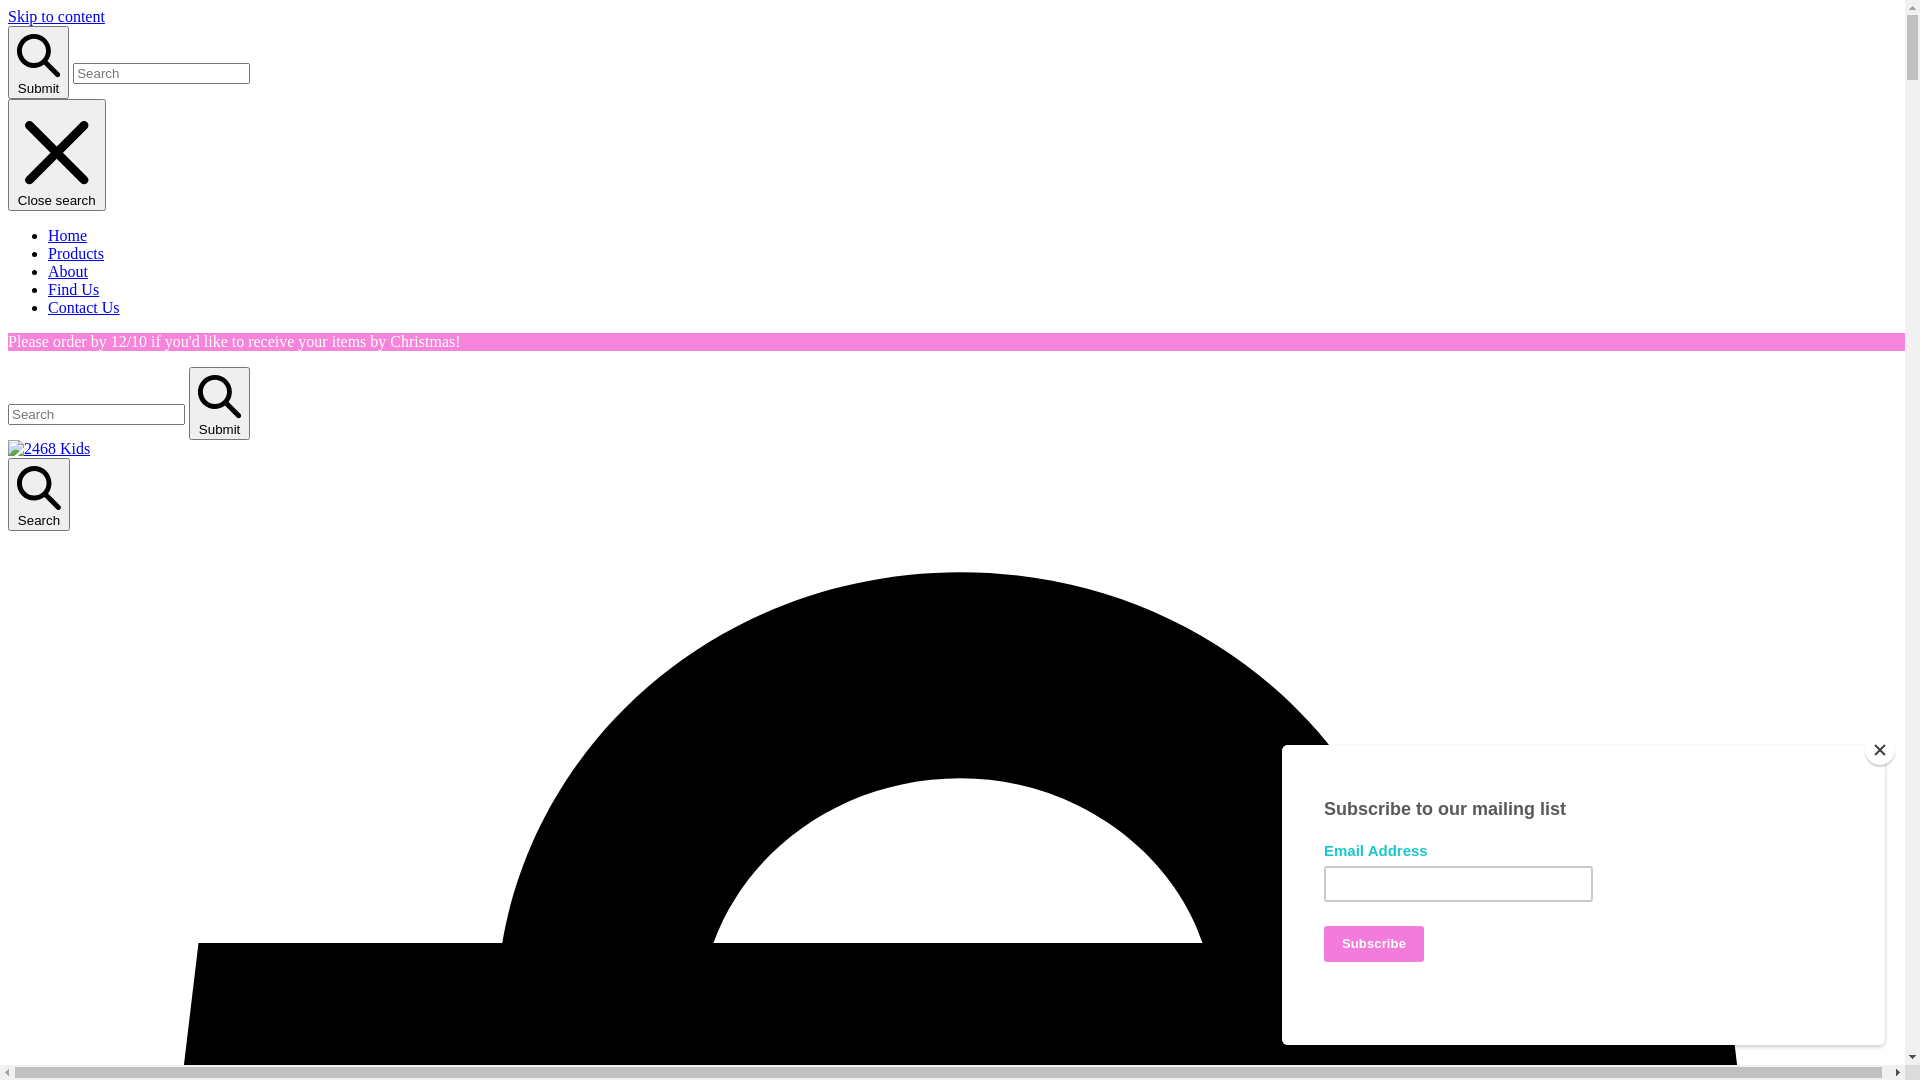  Describe the element at coordinates (76, 252) in the screenshot. I see `'Products'` at that location.